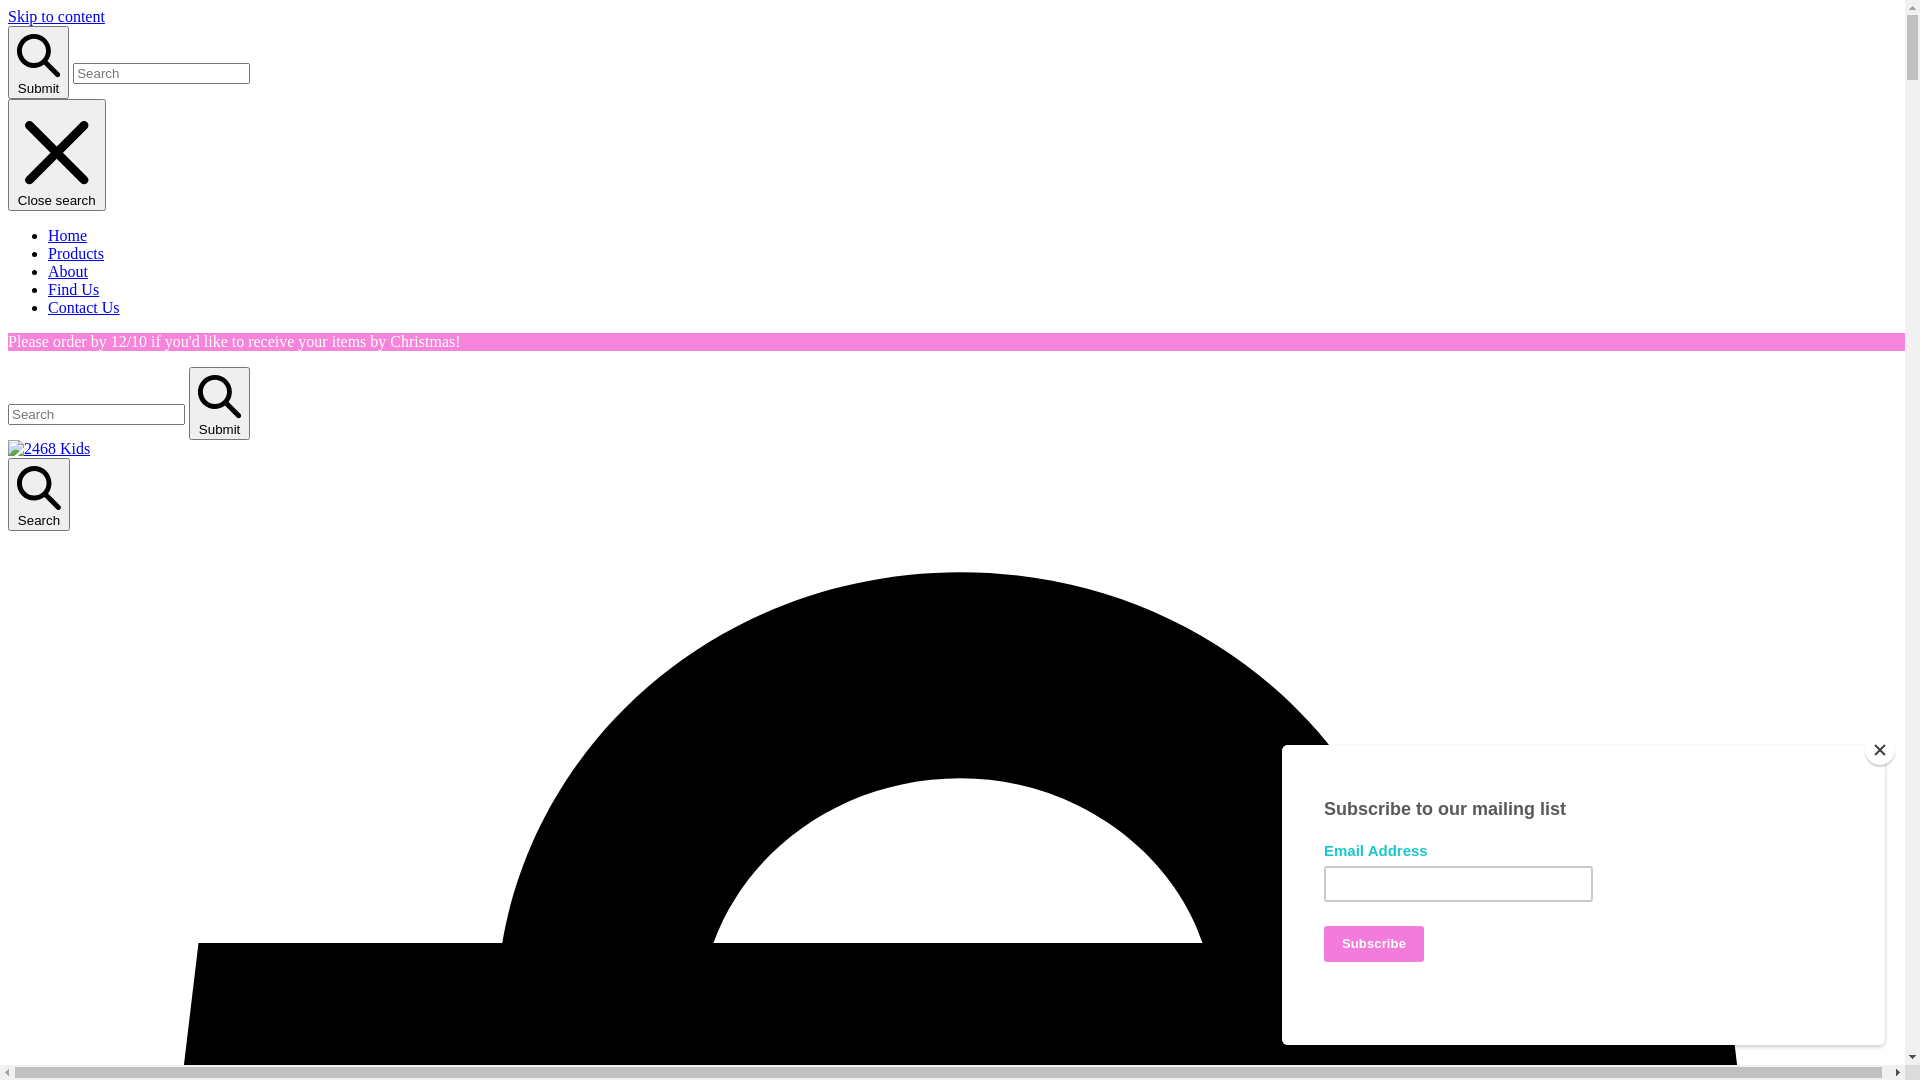  Describe the element at coordinates (76, 252) in the screenshot. I see `'Products'` at that location.